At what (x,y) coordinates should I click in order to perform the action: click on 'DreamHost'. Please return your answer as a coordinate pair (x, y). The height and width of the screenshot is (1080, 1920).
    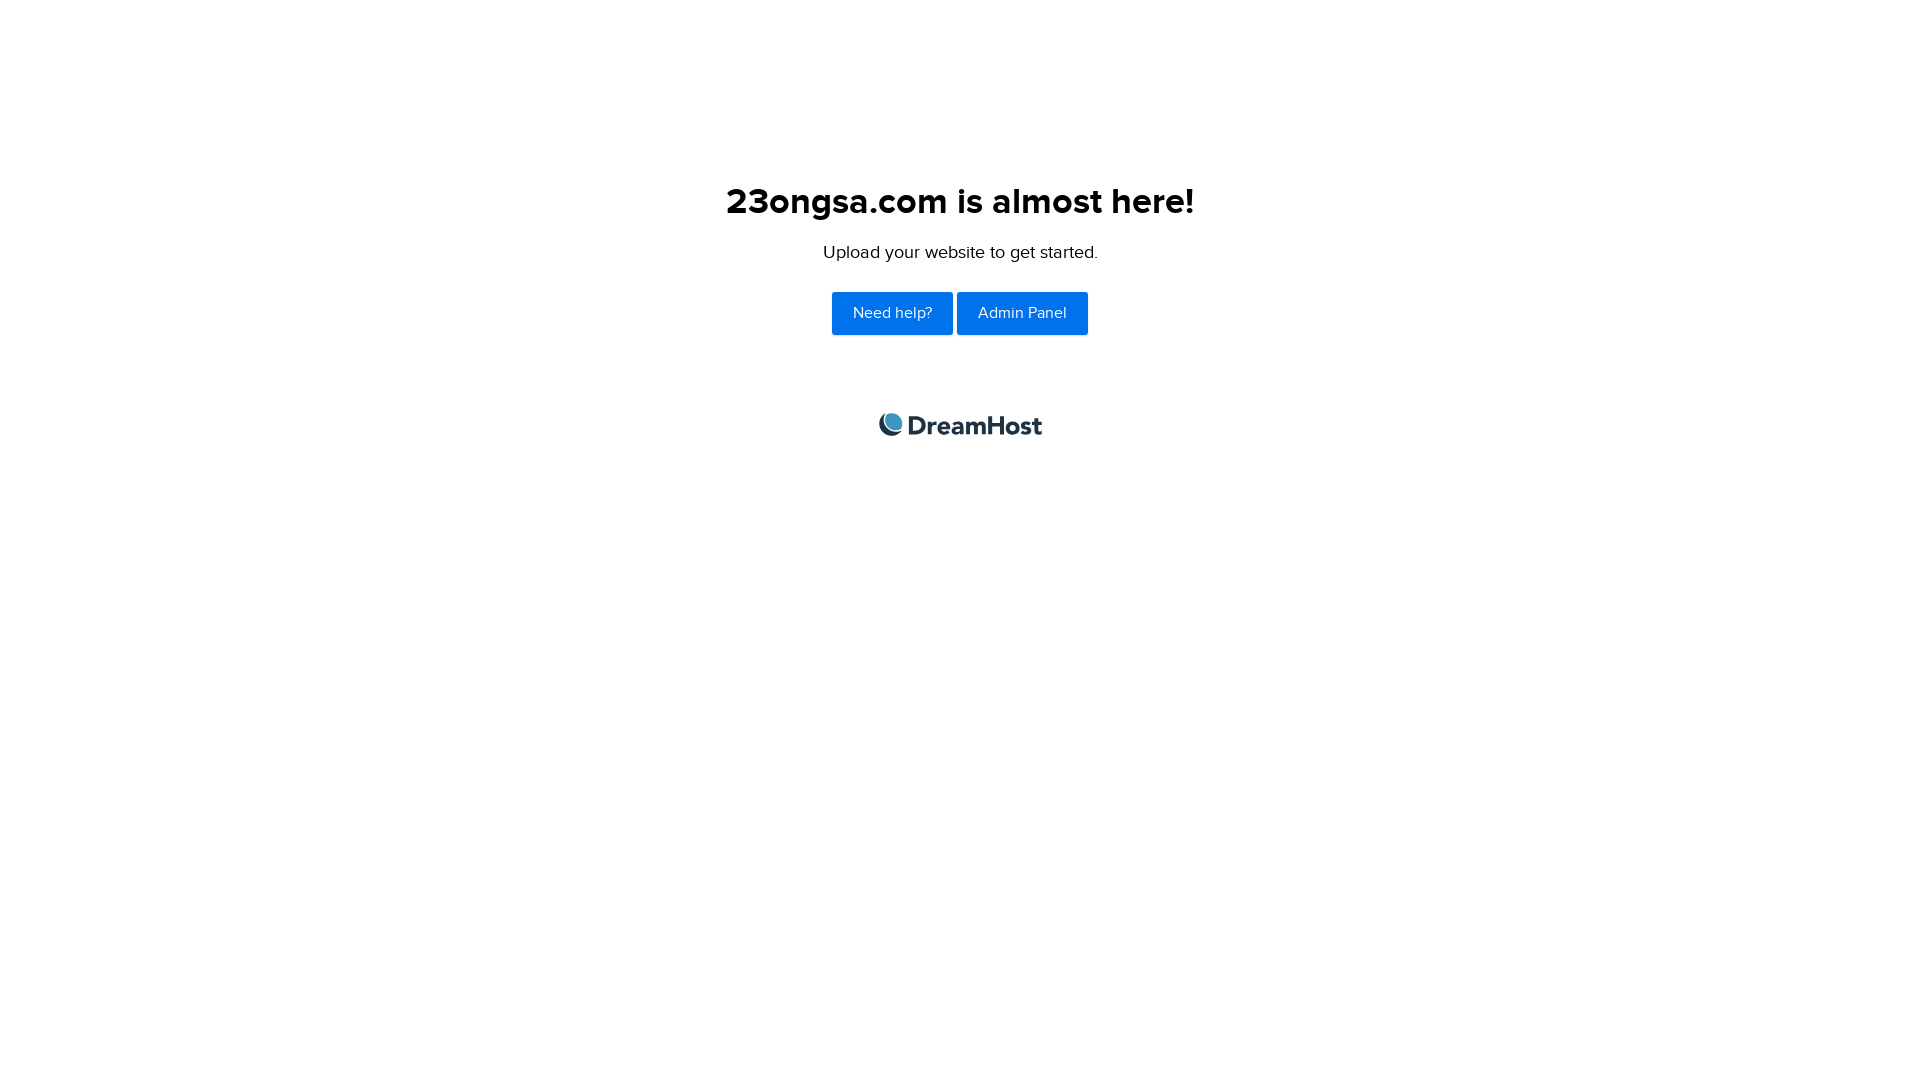
    Looking at the image, I should click on (958, 422).